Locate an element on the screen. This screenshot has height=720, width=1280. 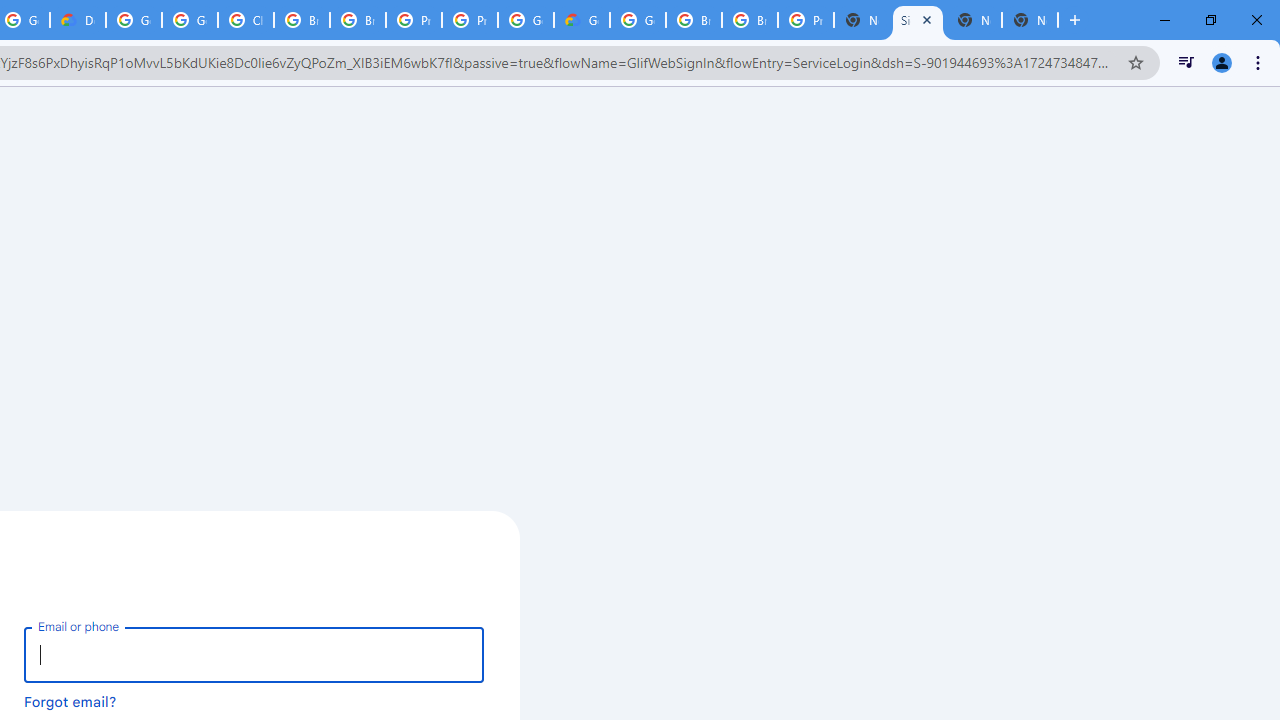
'Email or phone' is located at coordinates (253, 654).